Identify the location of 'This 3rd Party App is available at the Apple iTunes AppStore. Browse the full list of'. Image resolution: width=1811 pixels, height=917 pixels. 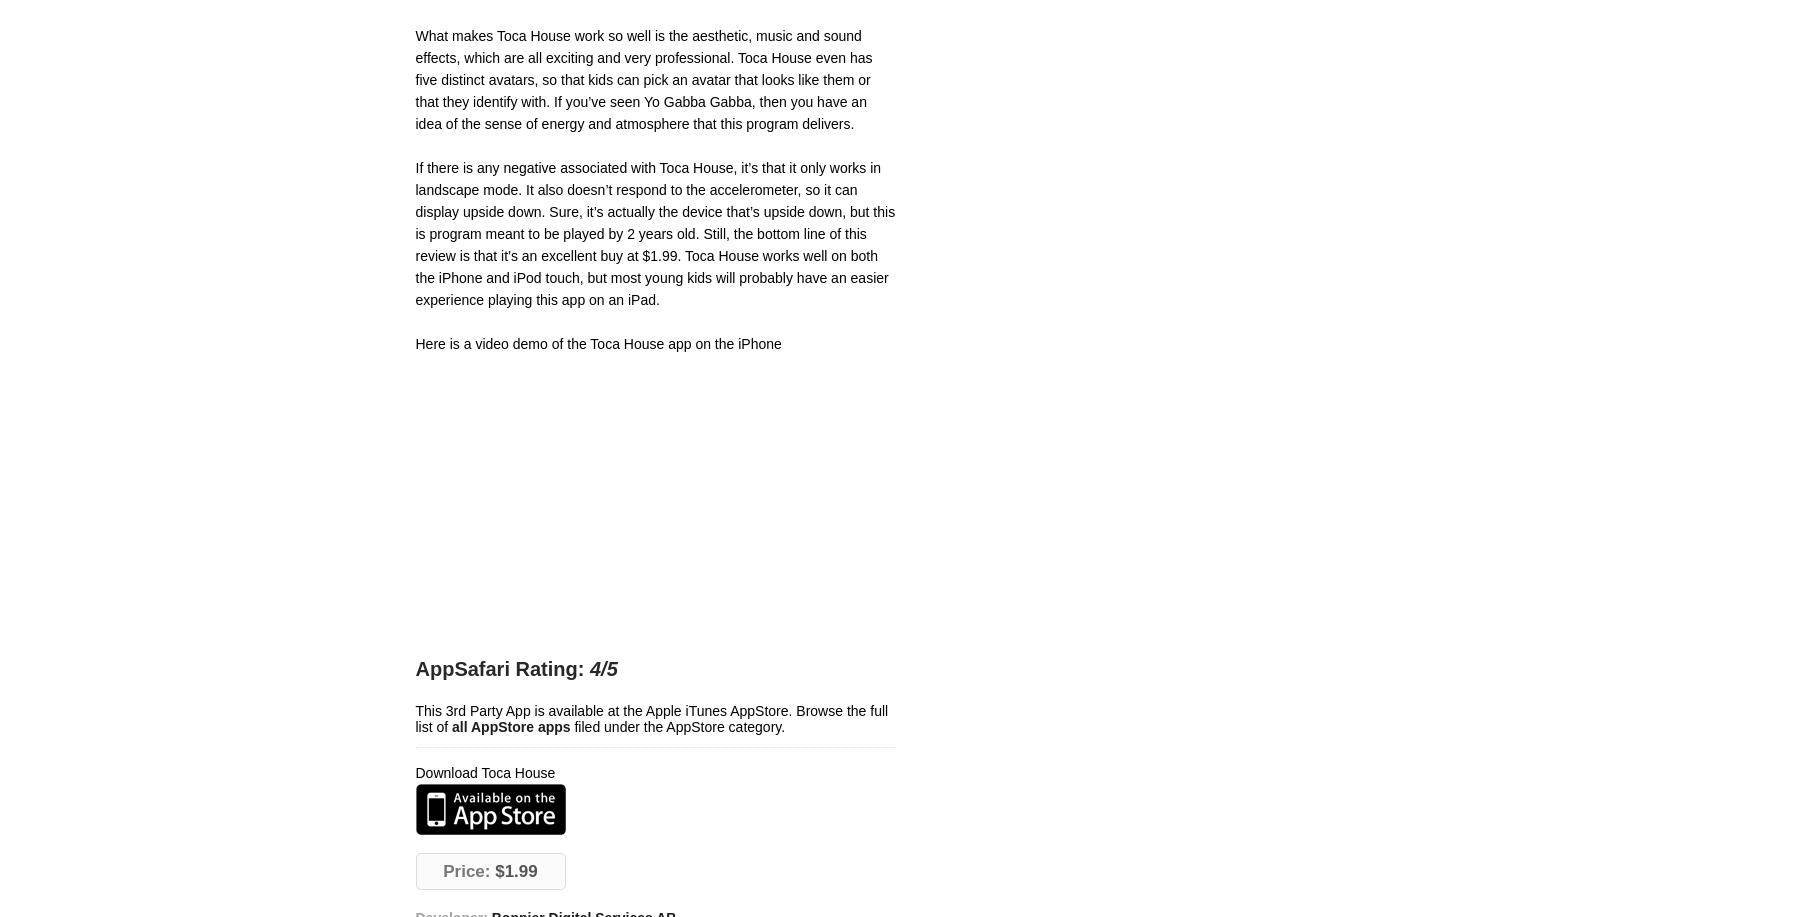
(651, 719).